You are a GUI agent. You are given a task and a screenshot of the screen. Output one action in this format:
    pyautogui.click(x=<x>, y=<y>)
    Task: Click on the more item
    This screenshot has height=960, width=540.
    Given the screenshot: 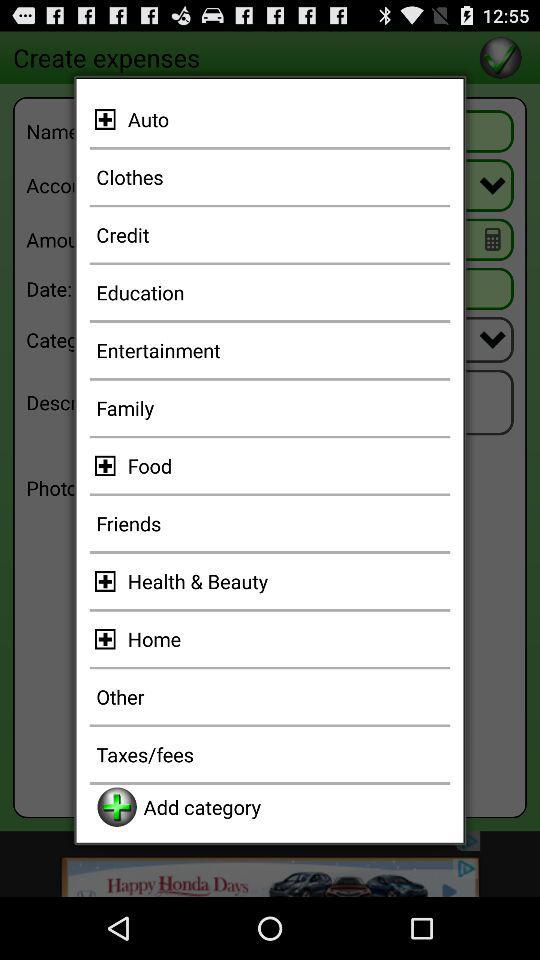 What is the action you would take?
    pyautogui.click(x=108, y=465)
    